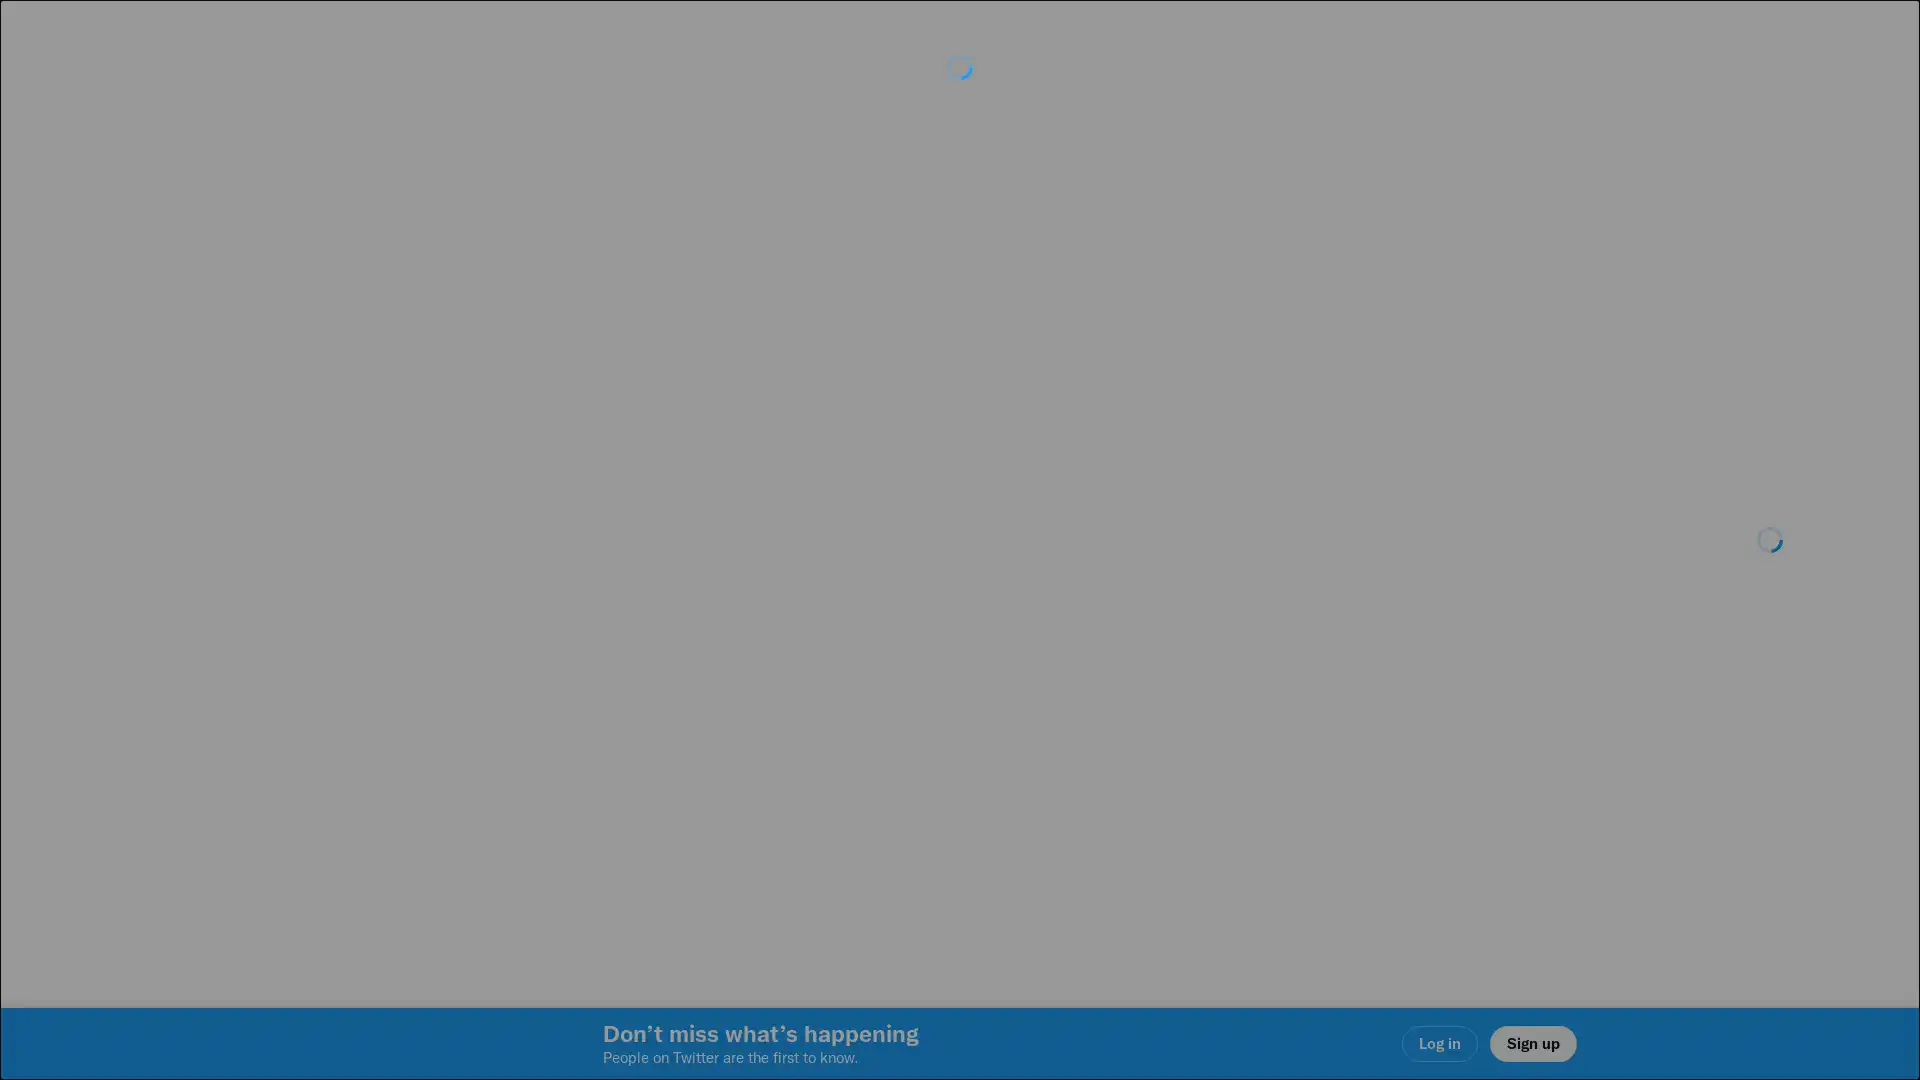  I want to click on Sign up, so click(722, 681).